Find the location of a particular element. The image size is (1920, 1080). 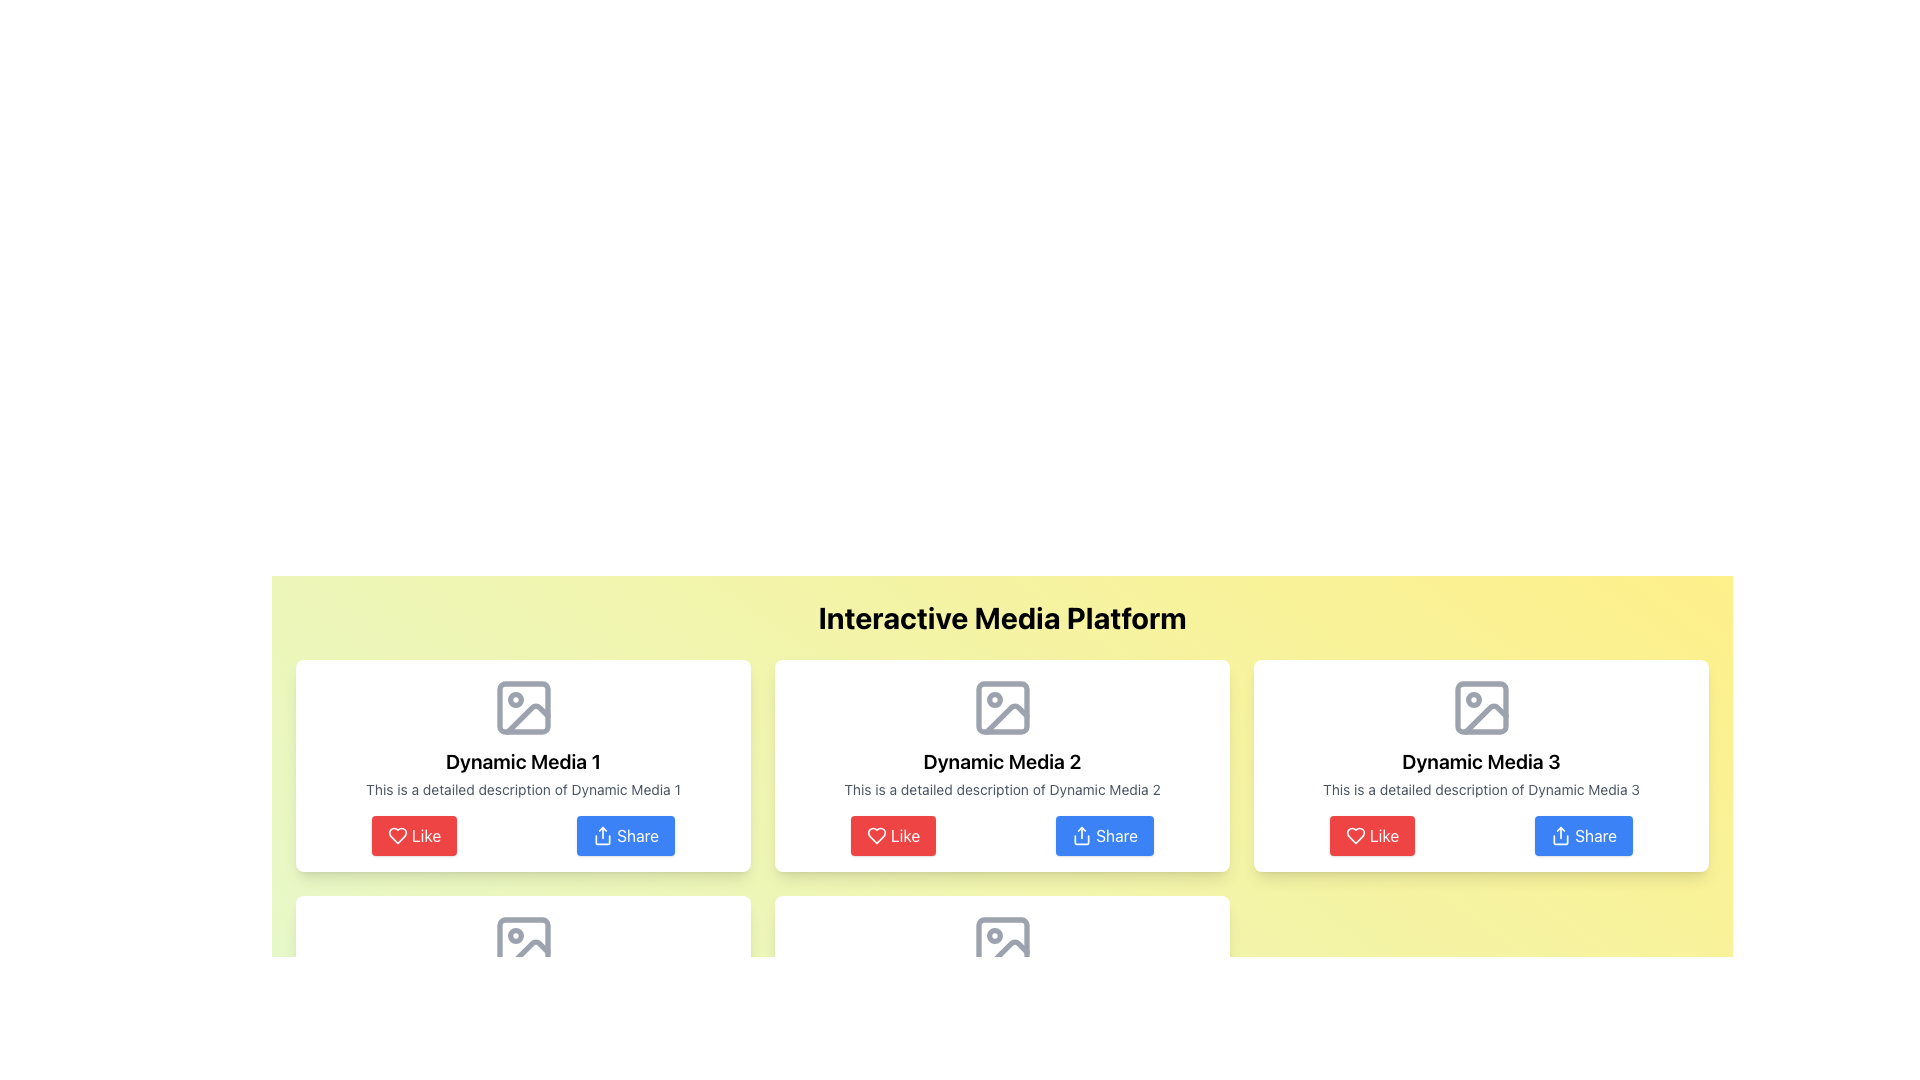

the heart-shaped red icon in the 'Like' button located at the bottom-left of the first card in the grid layout is located at coordinates (398, 836).